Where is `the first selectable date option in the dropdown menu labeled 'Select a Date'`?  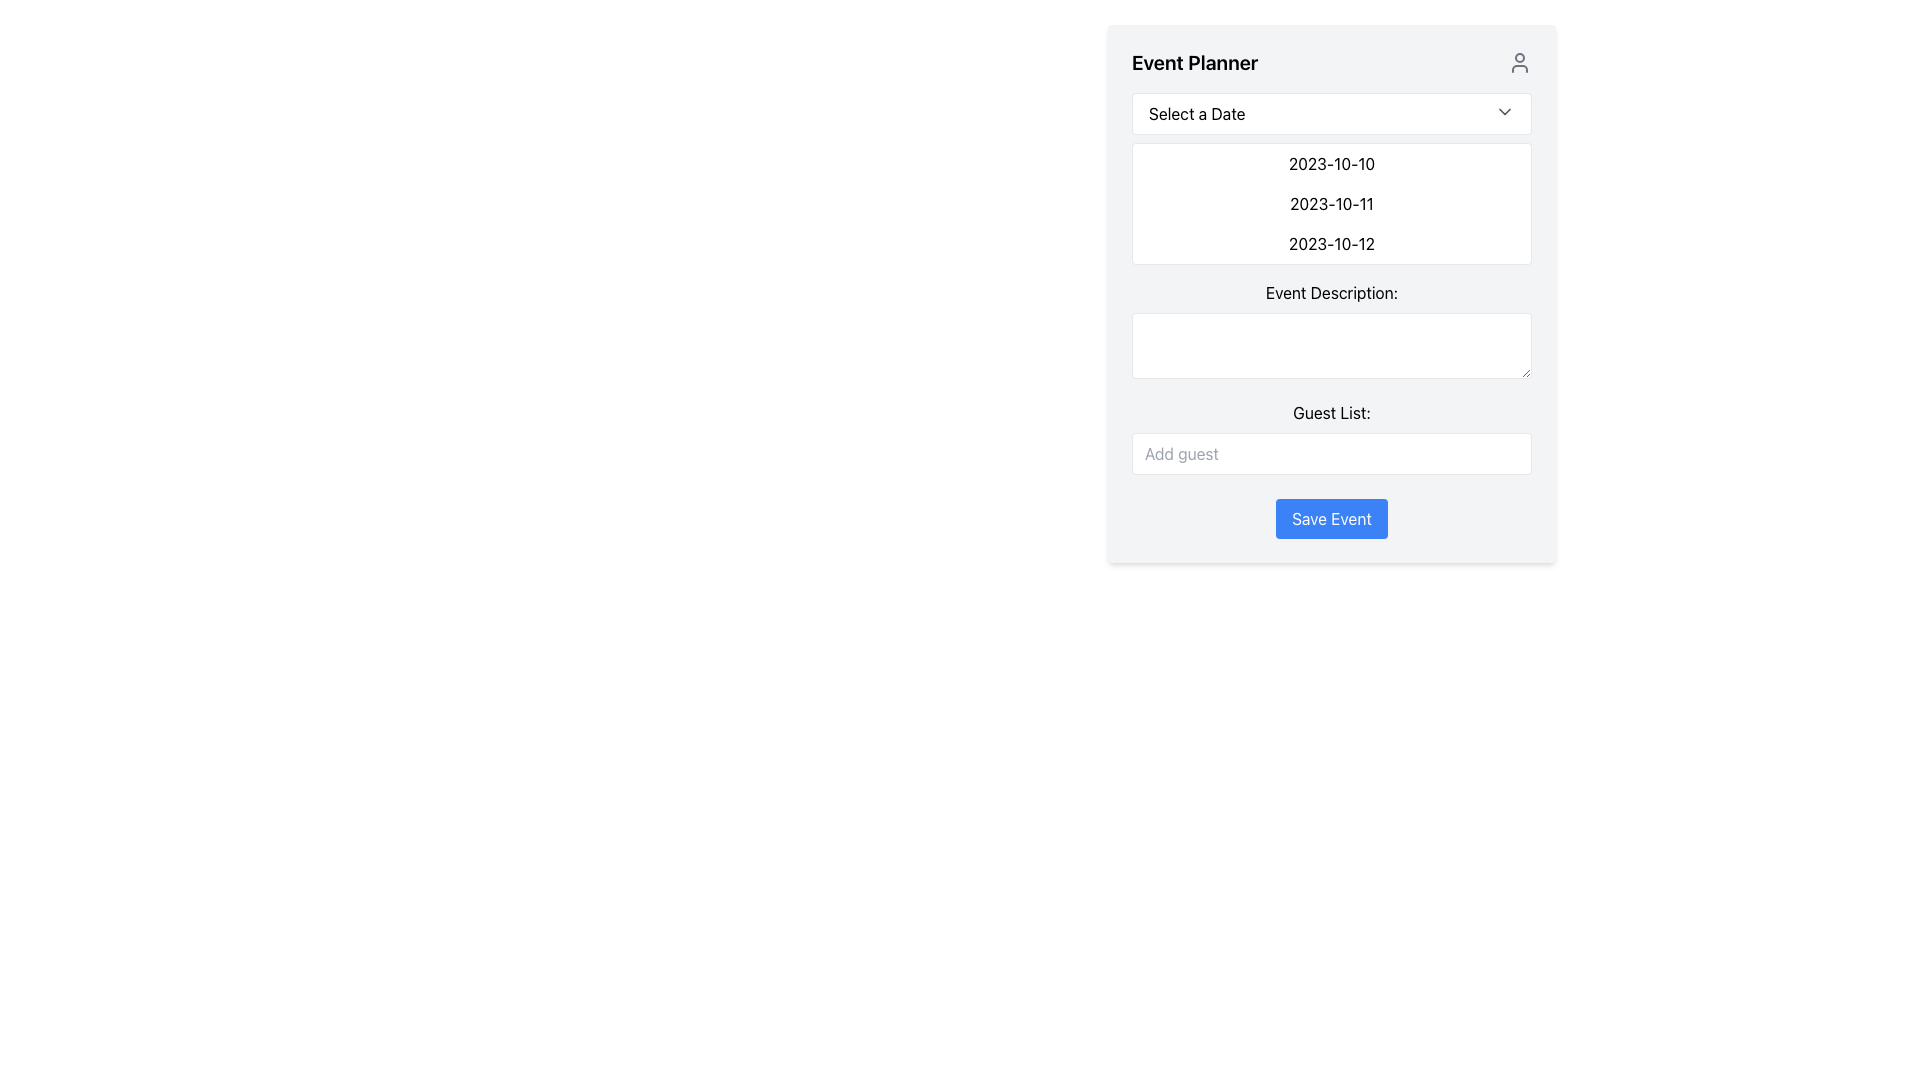 the first selectable date option in the dropdown menu labeled 'Select a Date' is located at coordinates (1331, 163).